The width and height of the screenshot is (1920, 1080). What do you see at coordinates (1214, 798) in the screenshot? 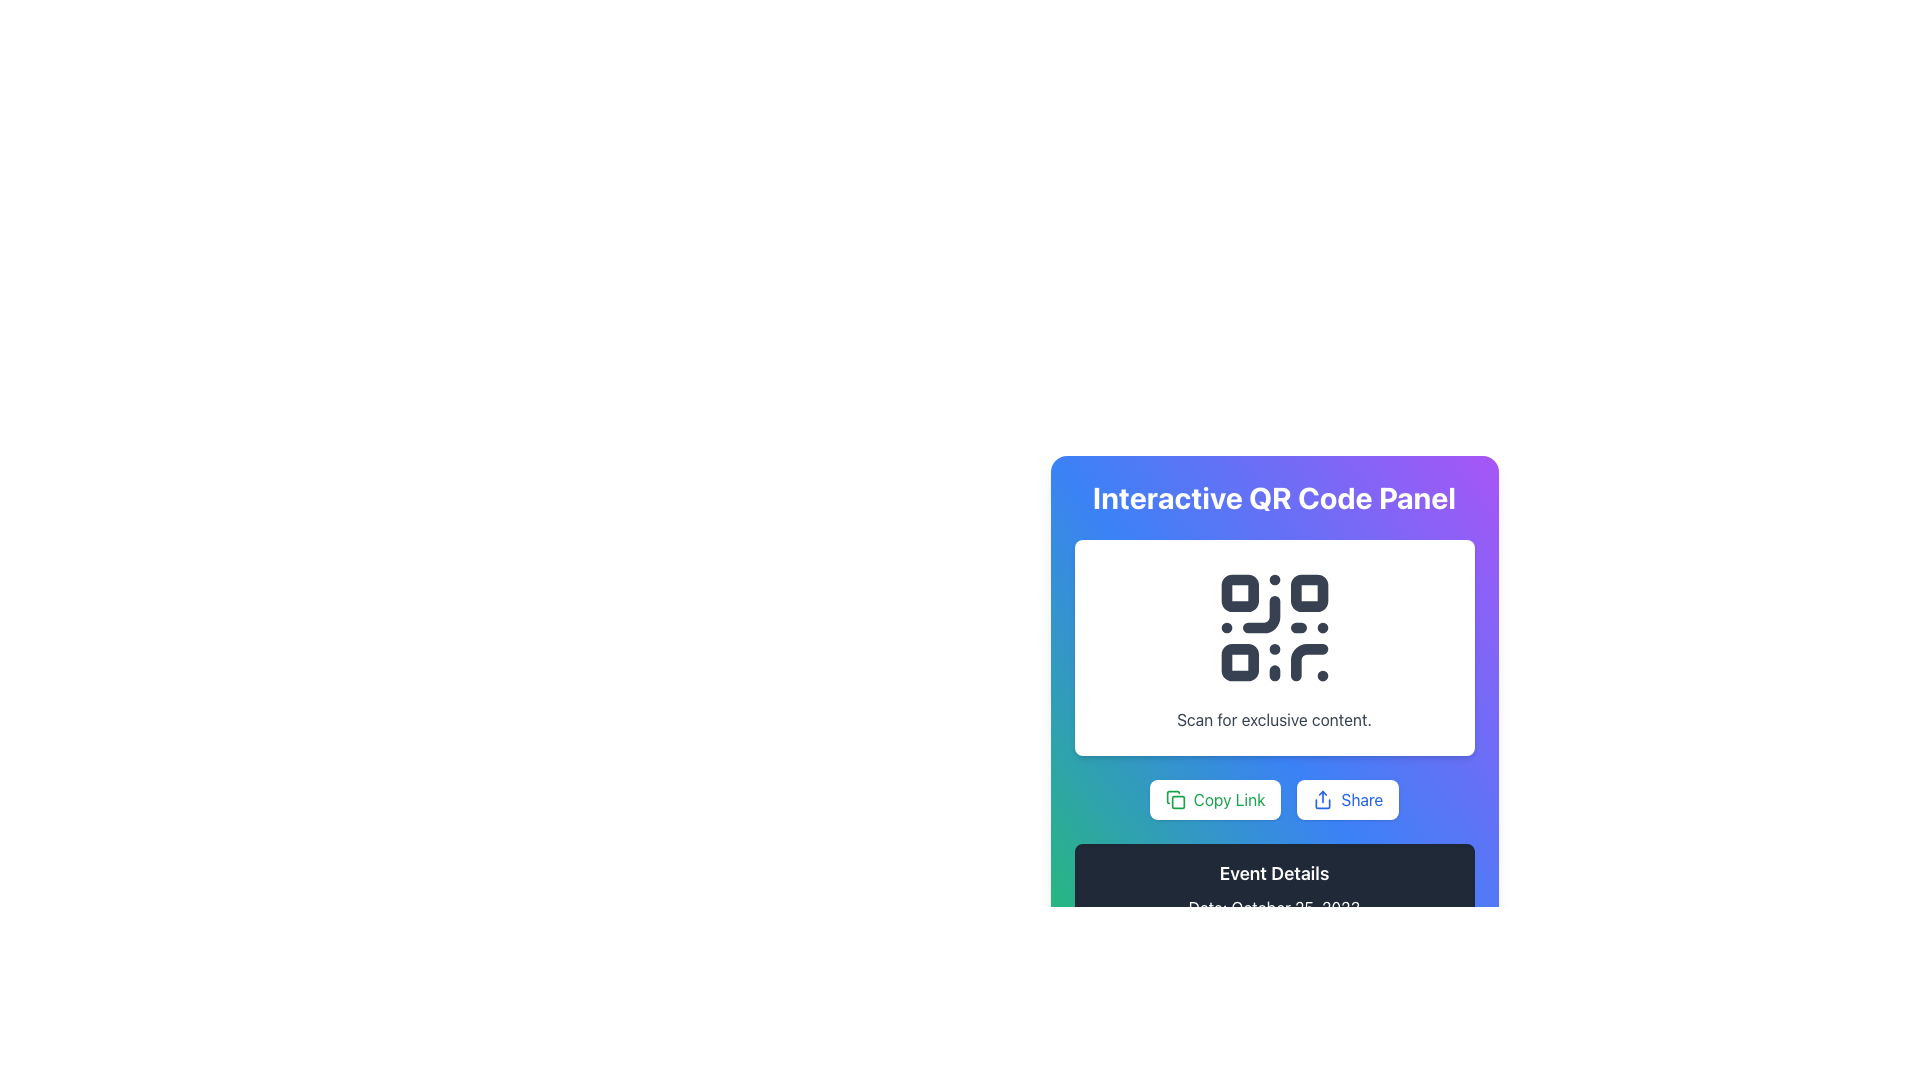
I see `the 'Copy Link' button` at bounding box center [1214, 798].